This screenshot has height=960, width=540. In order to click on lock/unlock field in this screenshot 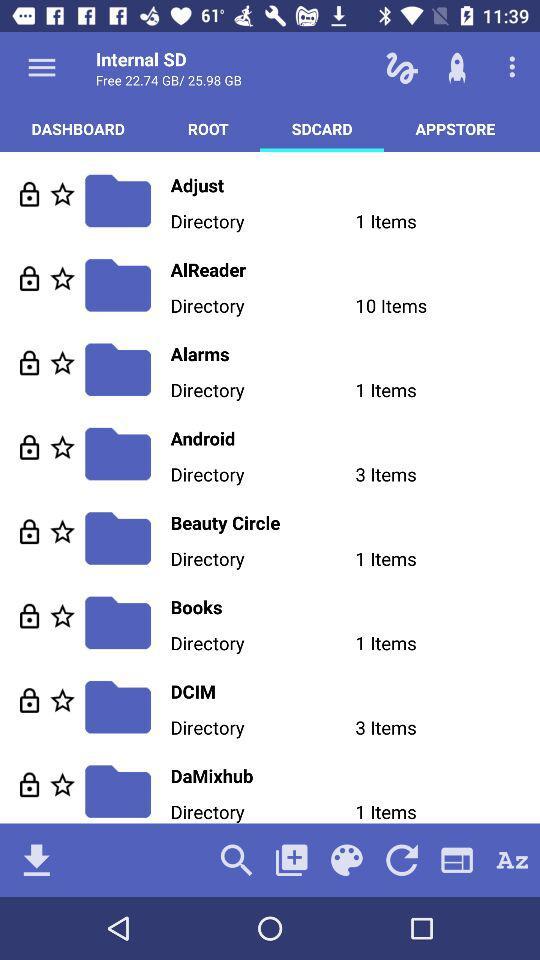, I will do `click(28, 447)`.